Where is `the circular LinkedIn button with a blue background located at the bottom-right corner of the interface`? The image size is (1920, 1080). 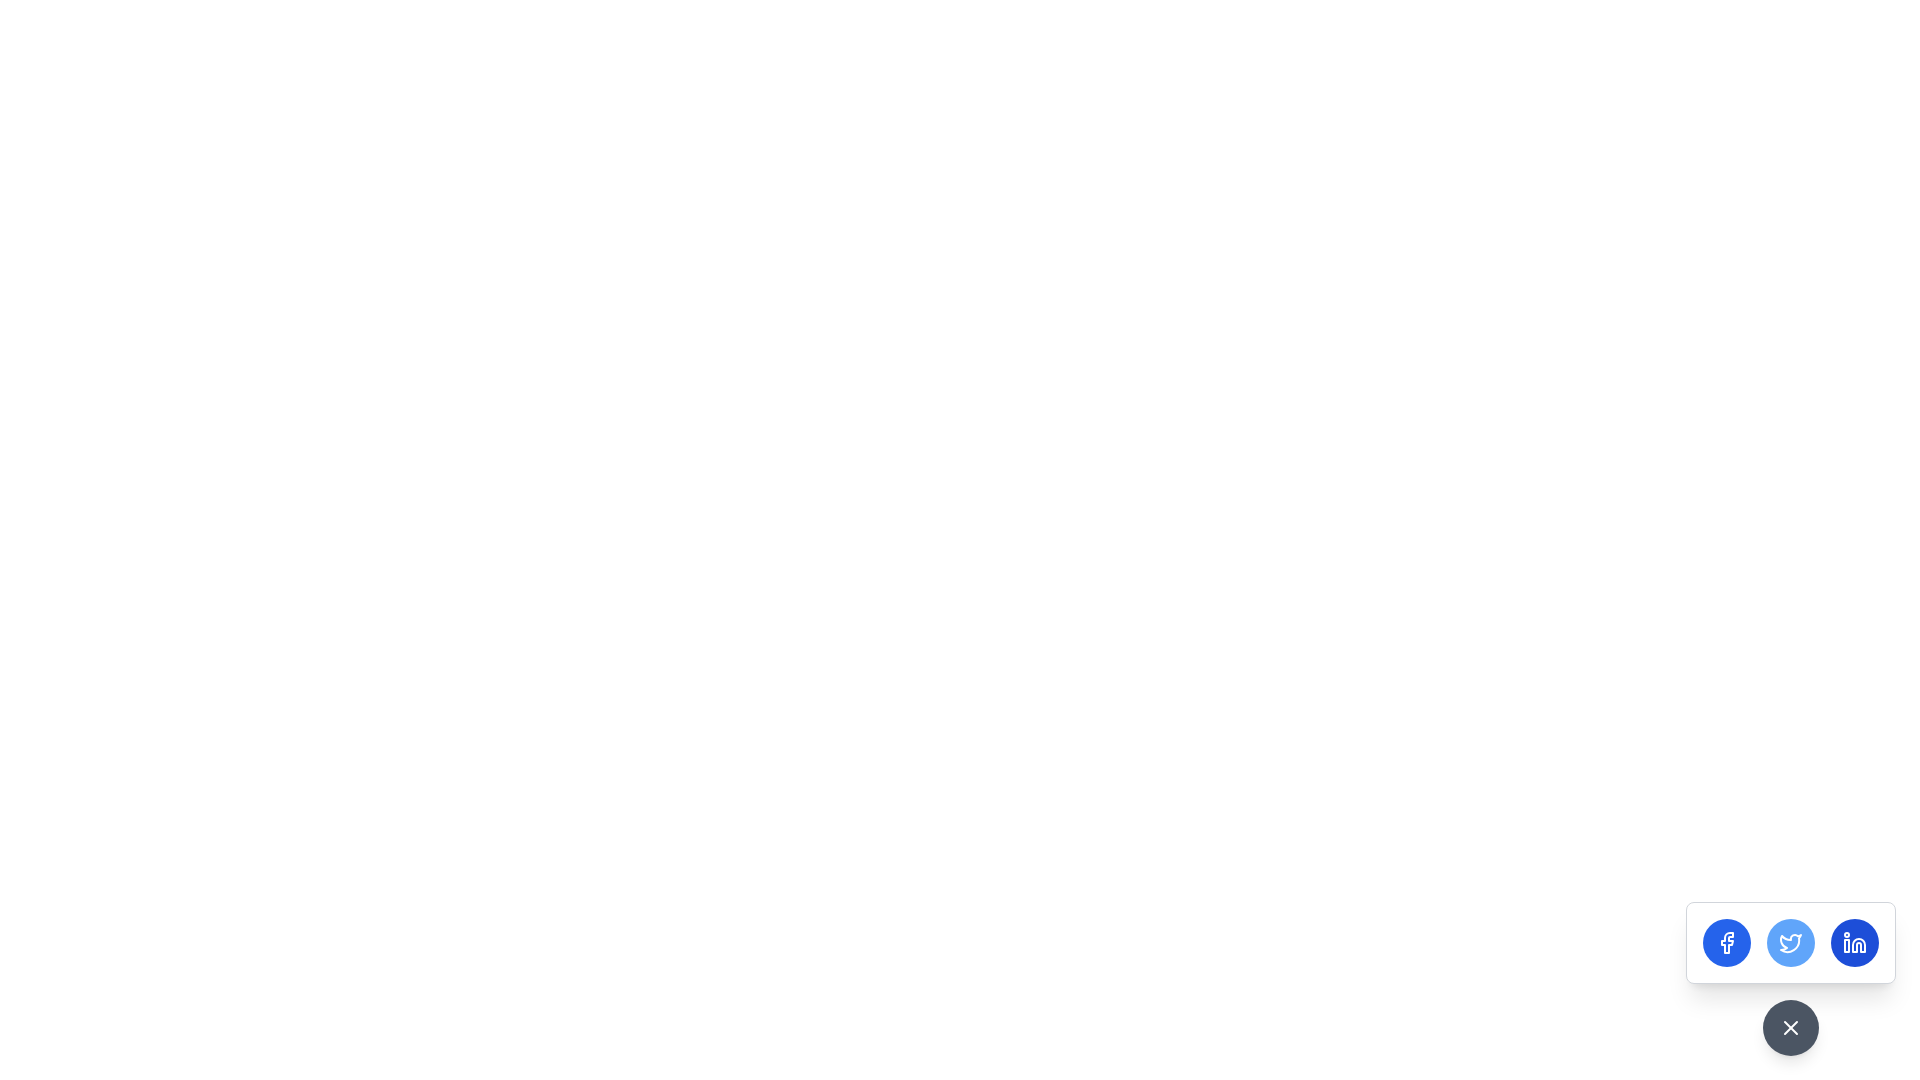
the circular LinkedIn button with a blue background located at the bottom-right corner of the interface is located at coordinates (1853, 942).